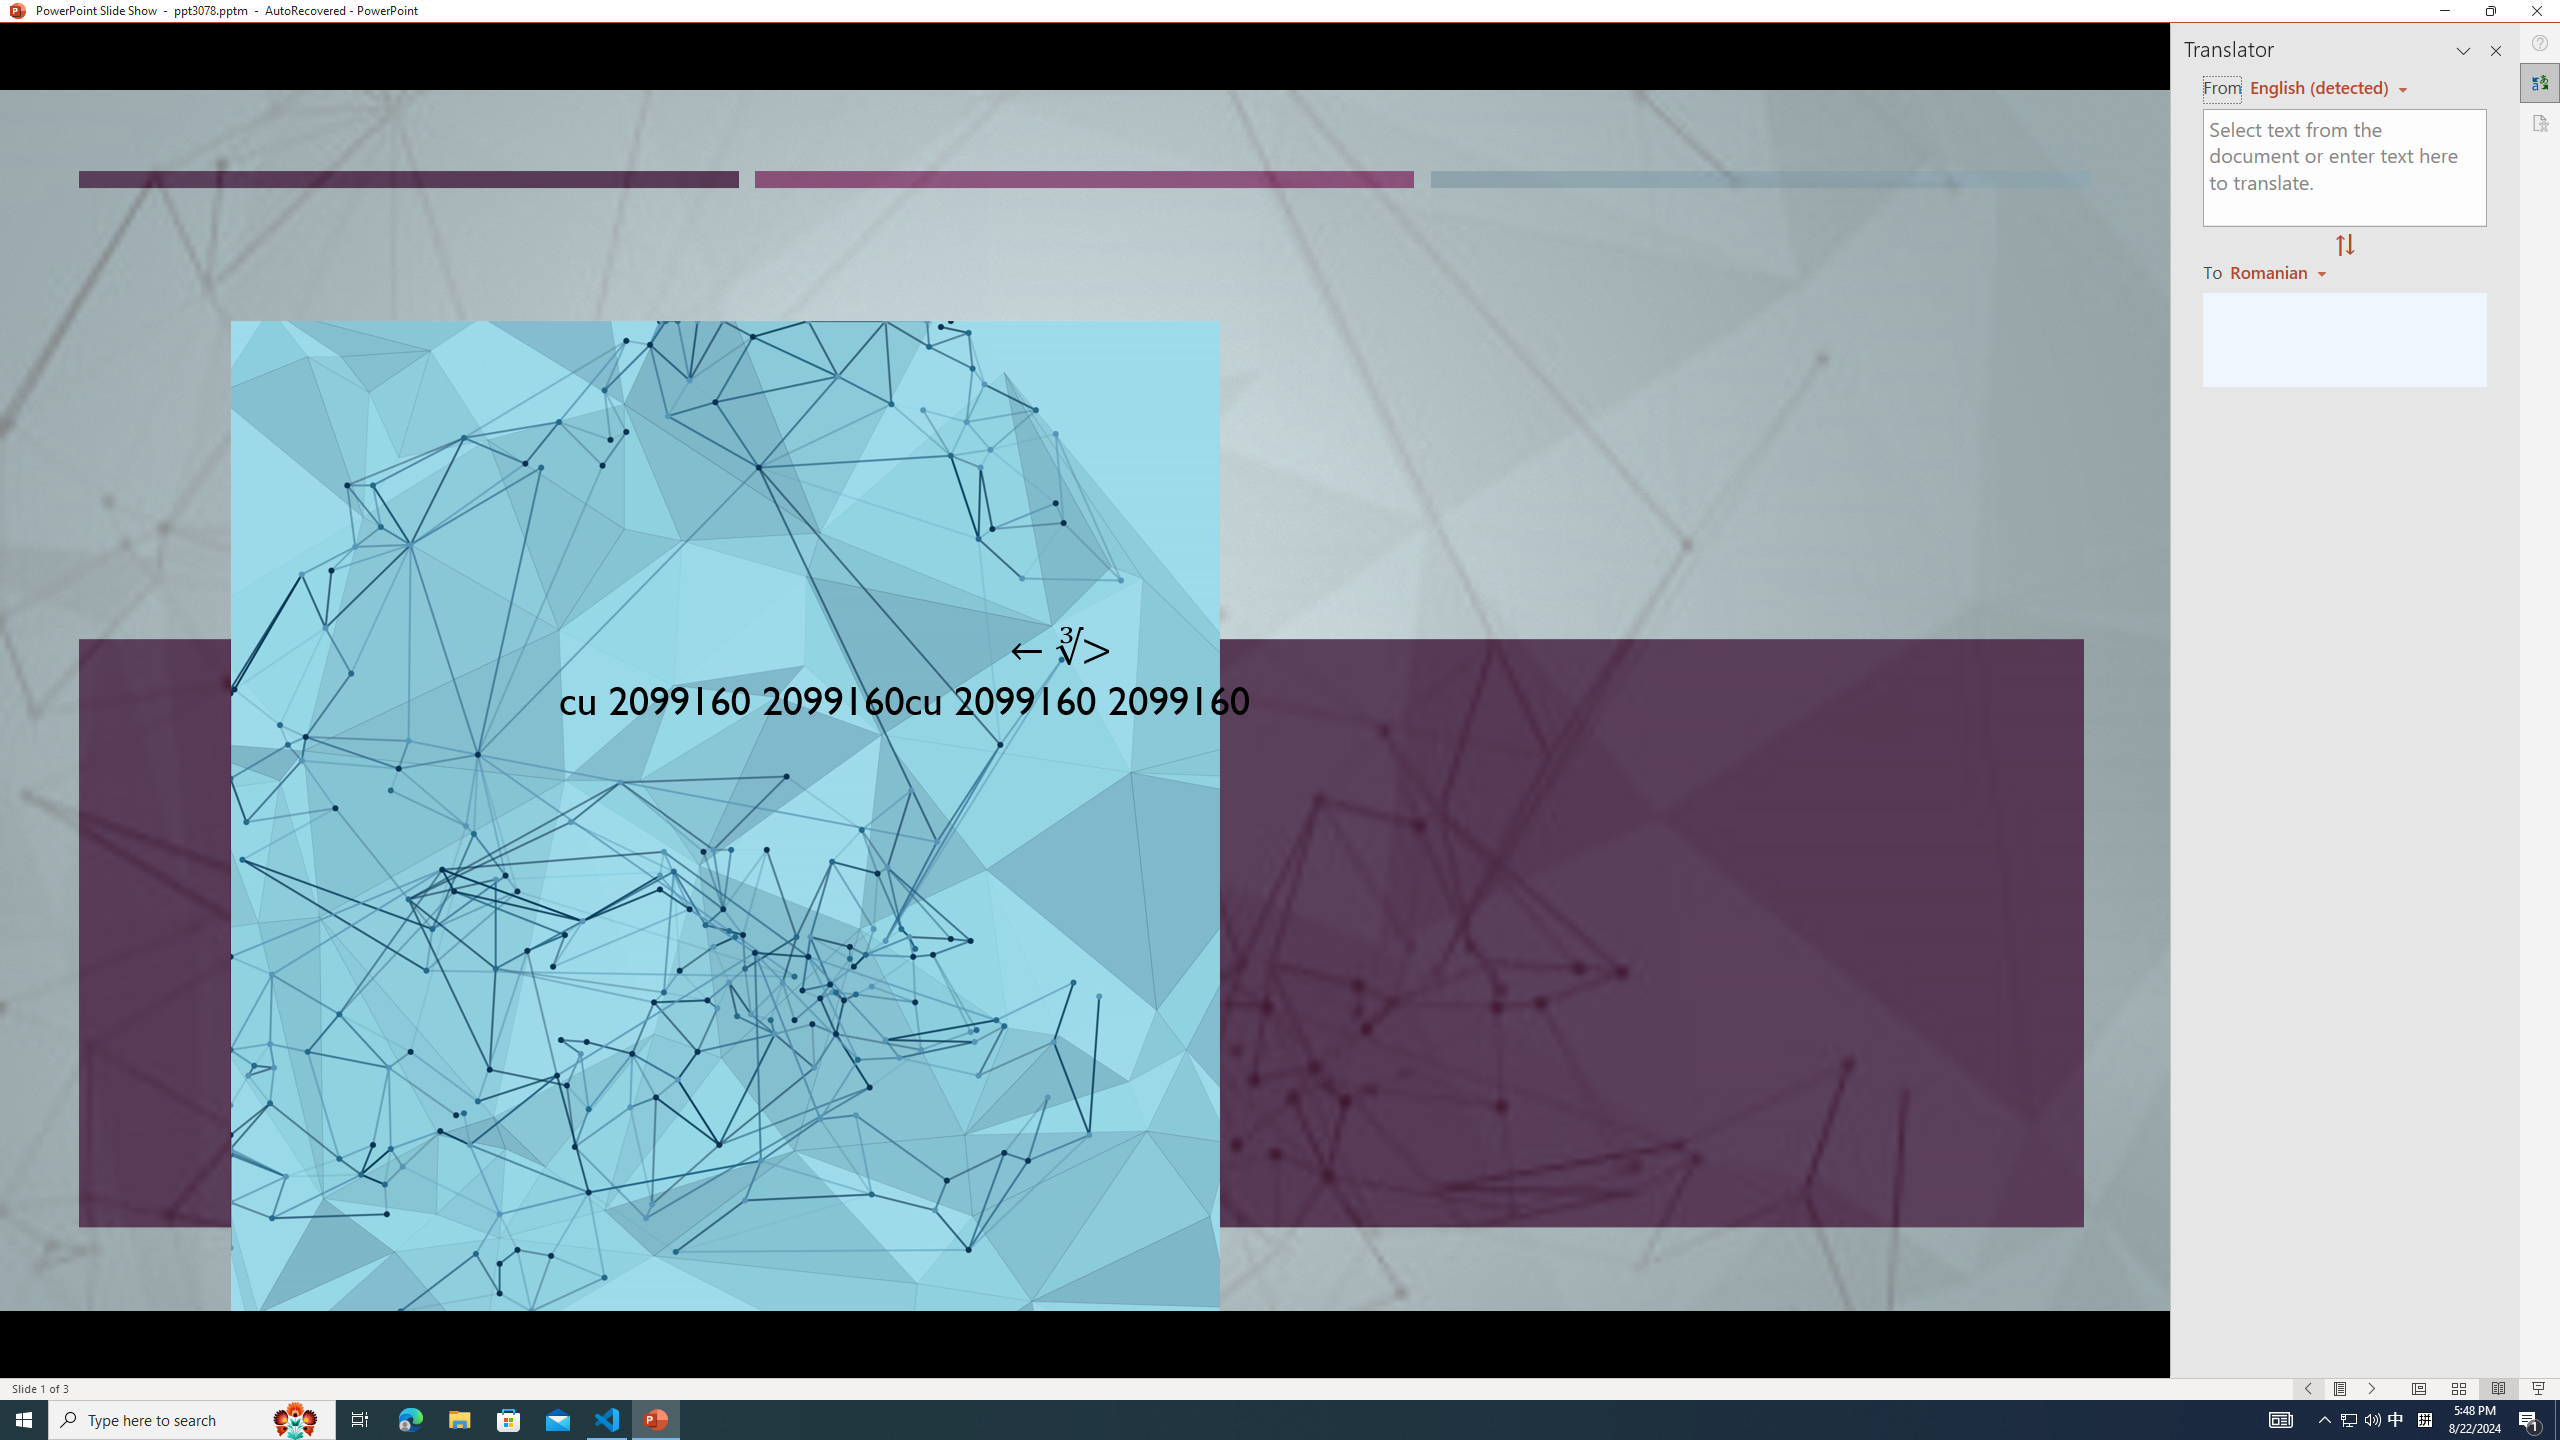  Describe the element at coordinates (2308, 1389) in the screenshot. I see `'Slide Show Previous On'` at that location.